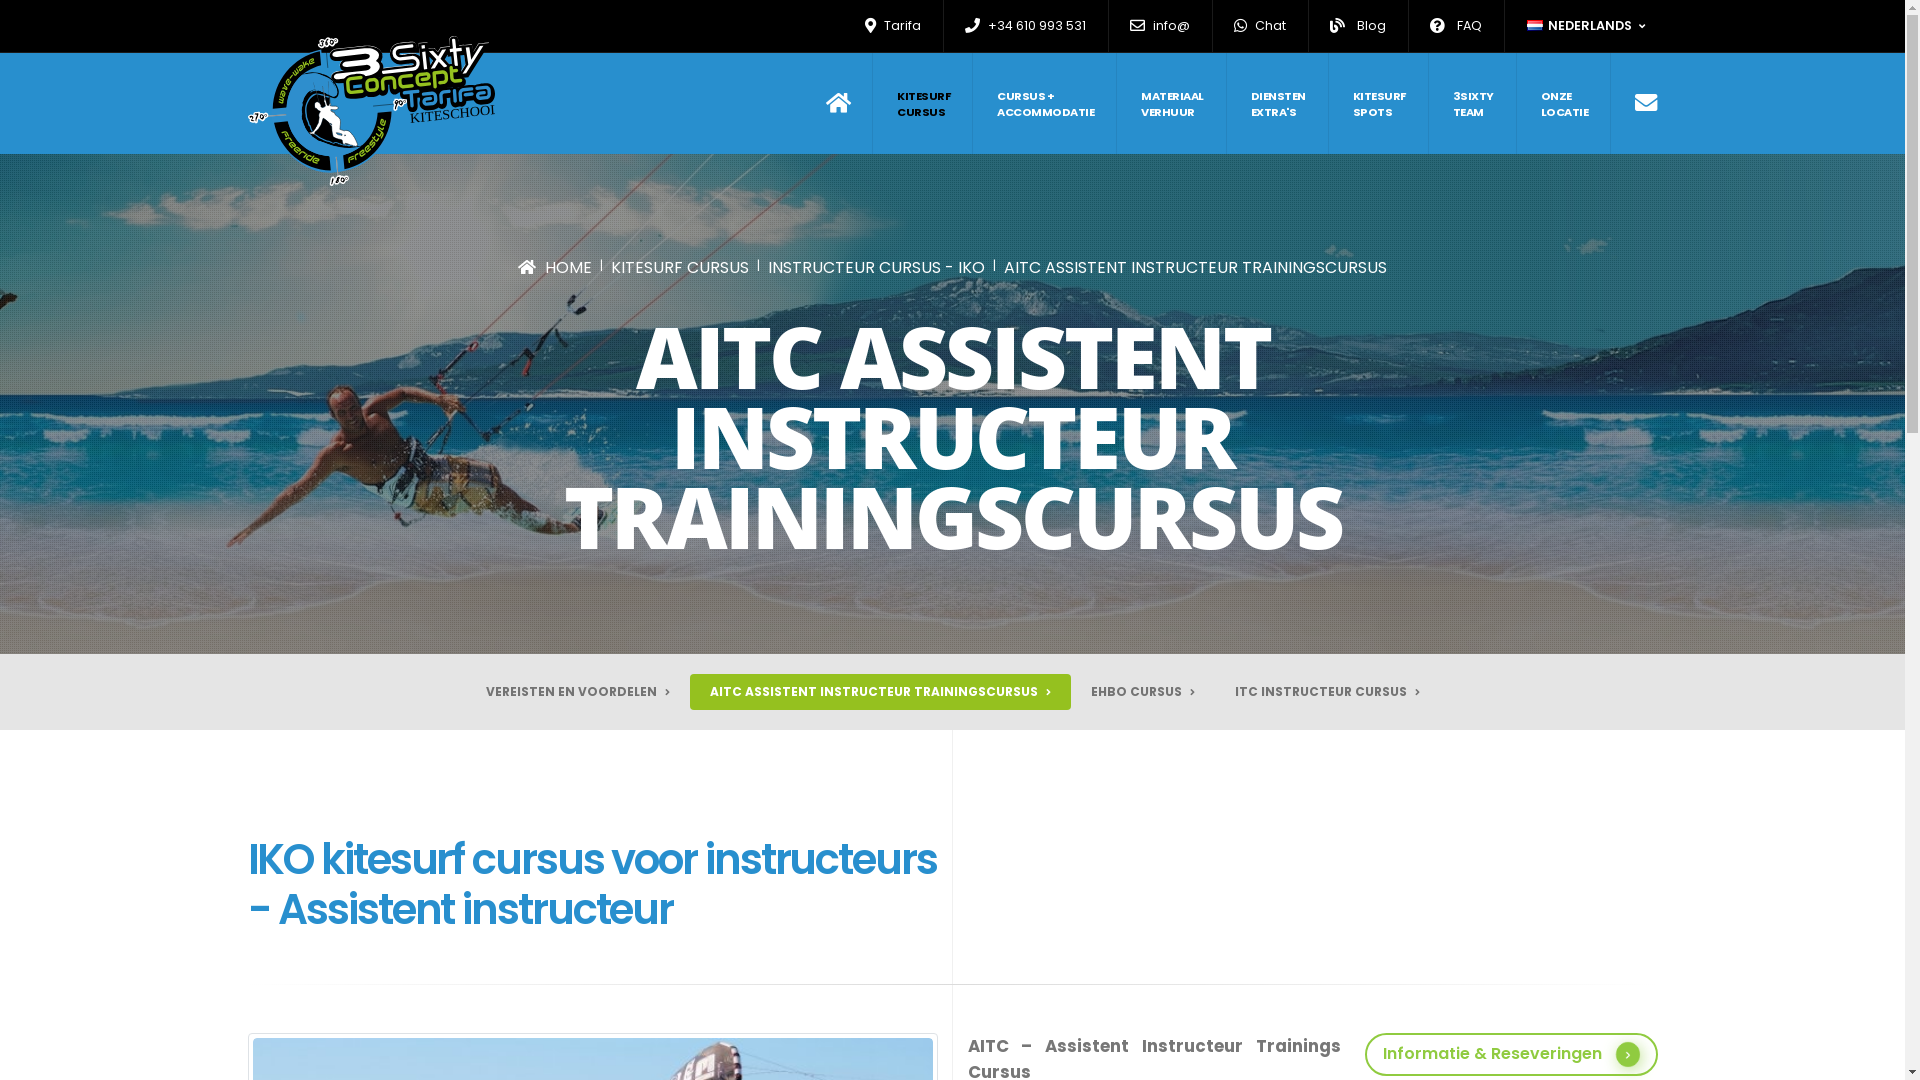  What do you see at coordinates (876, 266) in the screenshot?
I see `'INSTRUCTEUR CURSUS - IKO'` at bounding box center [876, 266].